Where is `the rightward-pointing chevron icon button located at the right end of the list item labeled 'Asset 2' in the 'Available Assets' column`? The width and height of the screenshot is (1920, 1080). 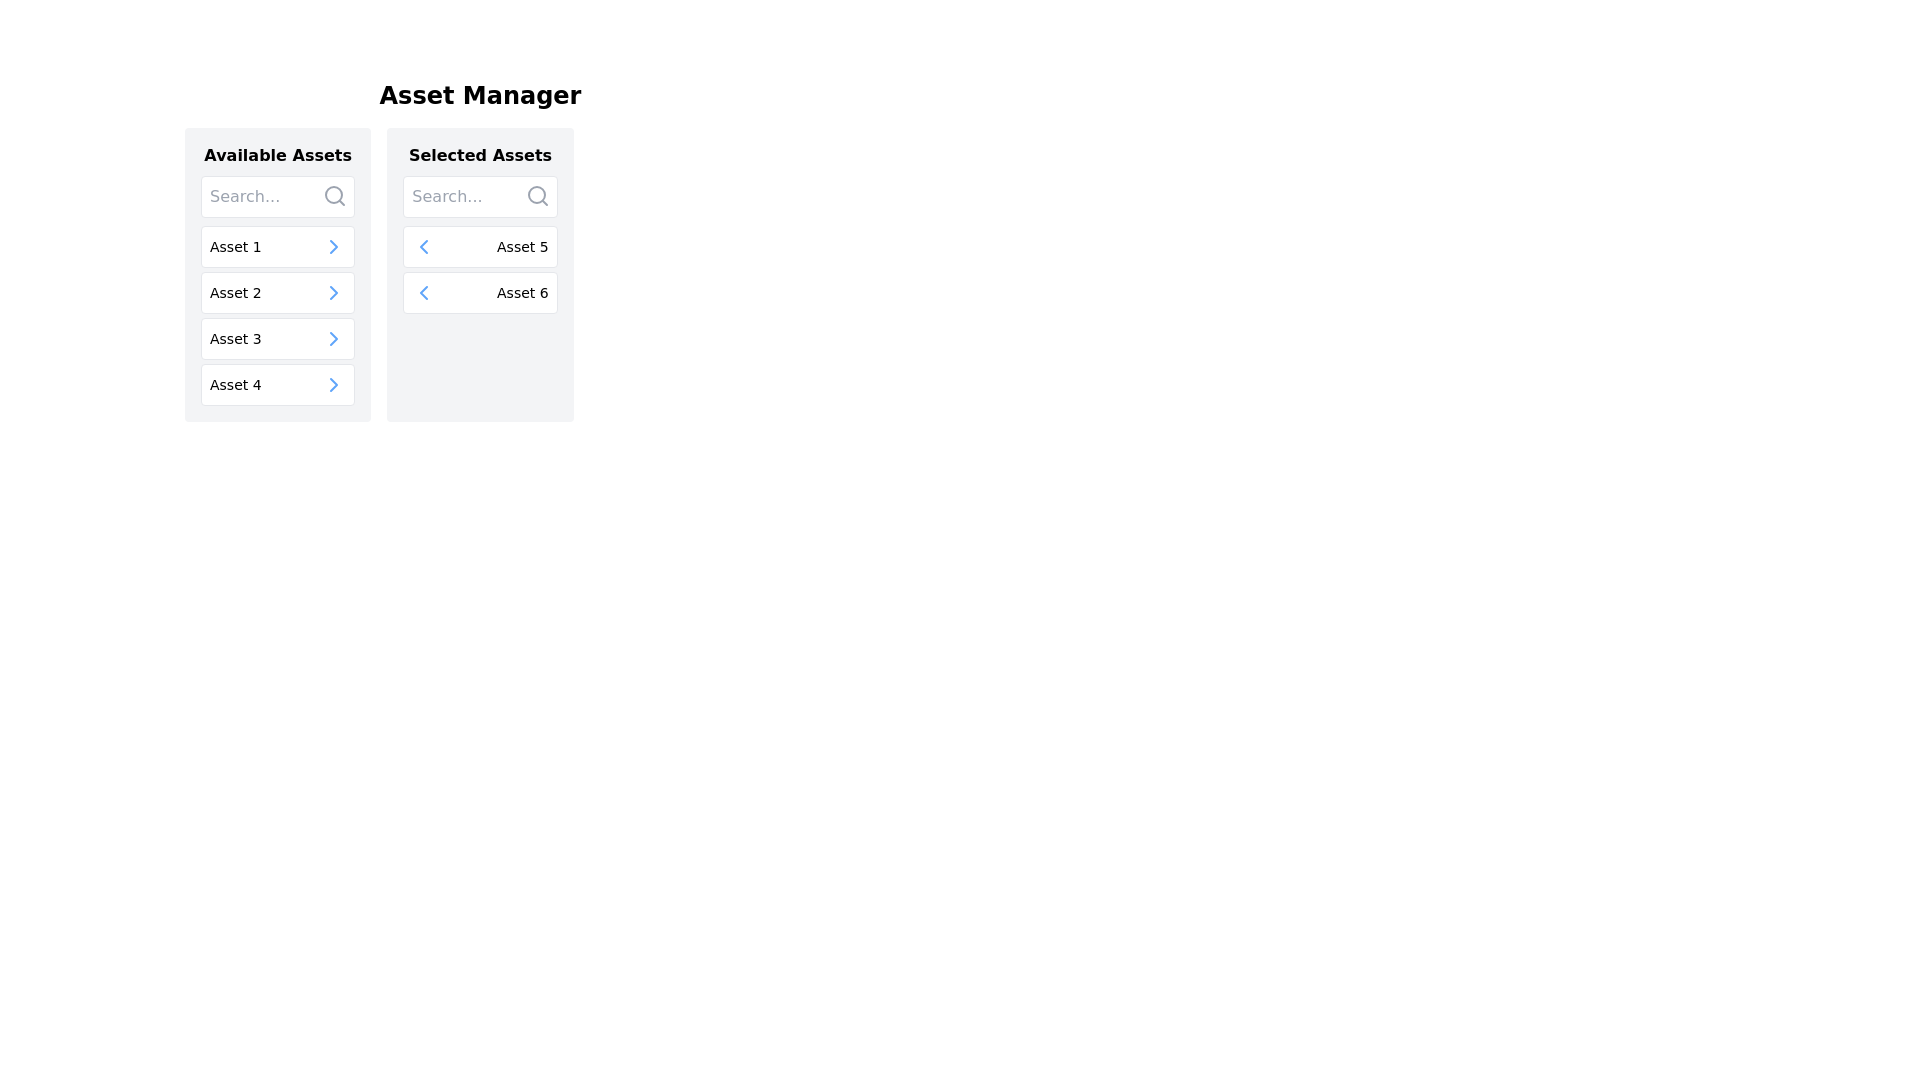
the rightward-pointing chevron icon button located at the right end of the list item labeled 'Asset 2' in the 'Available Assets' column is located at coordinates (334, 293).